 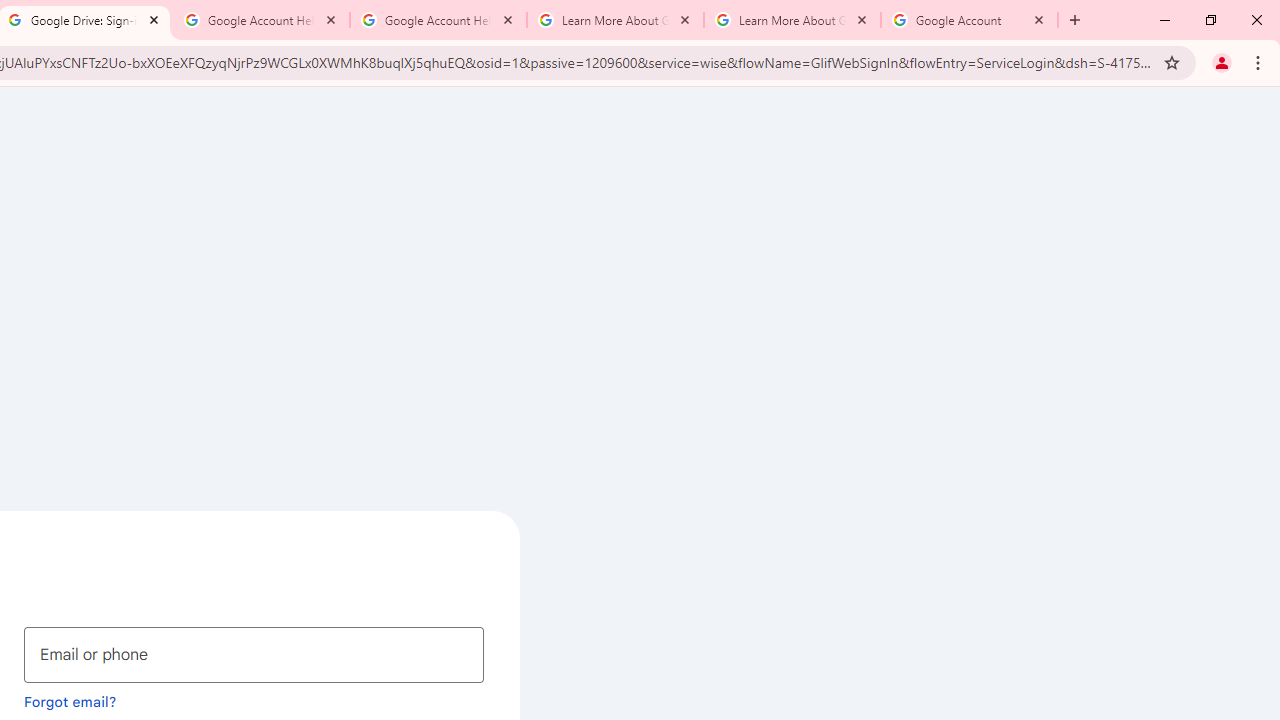 I want to click on 'Forgot email?', so click(x=70, y=700).